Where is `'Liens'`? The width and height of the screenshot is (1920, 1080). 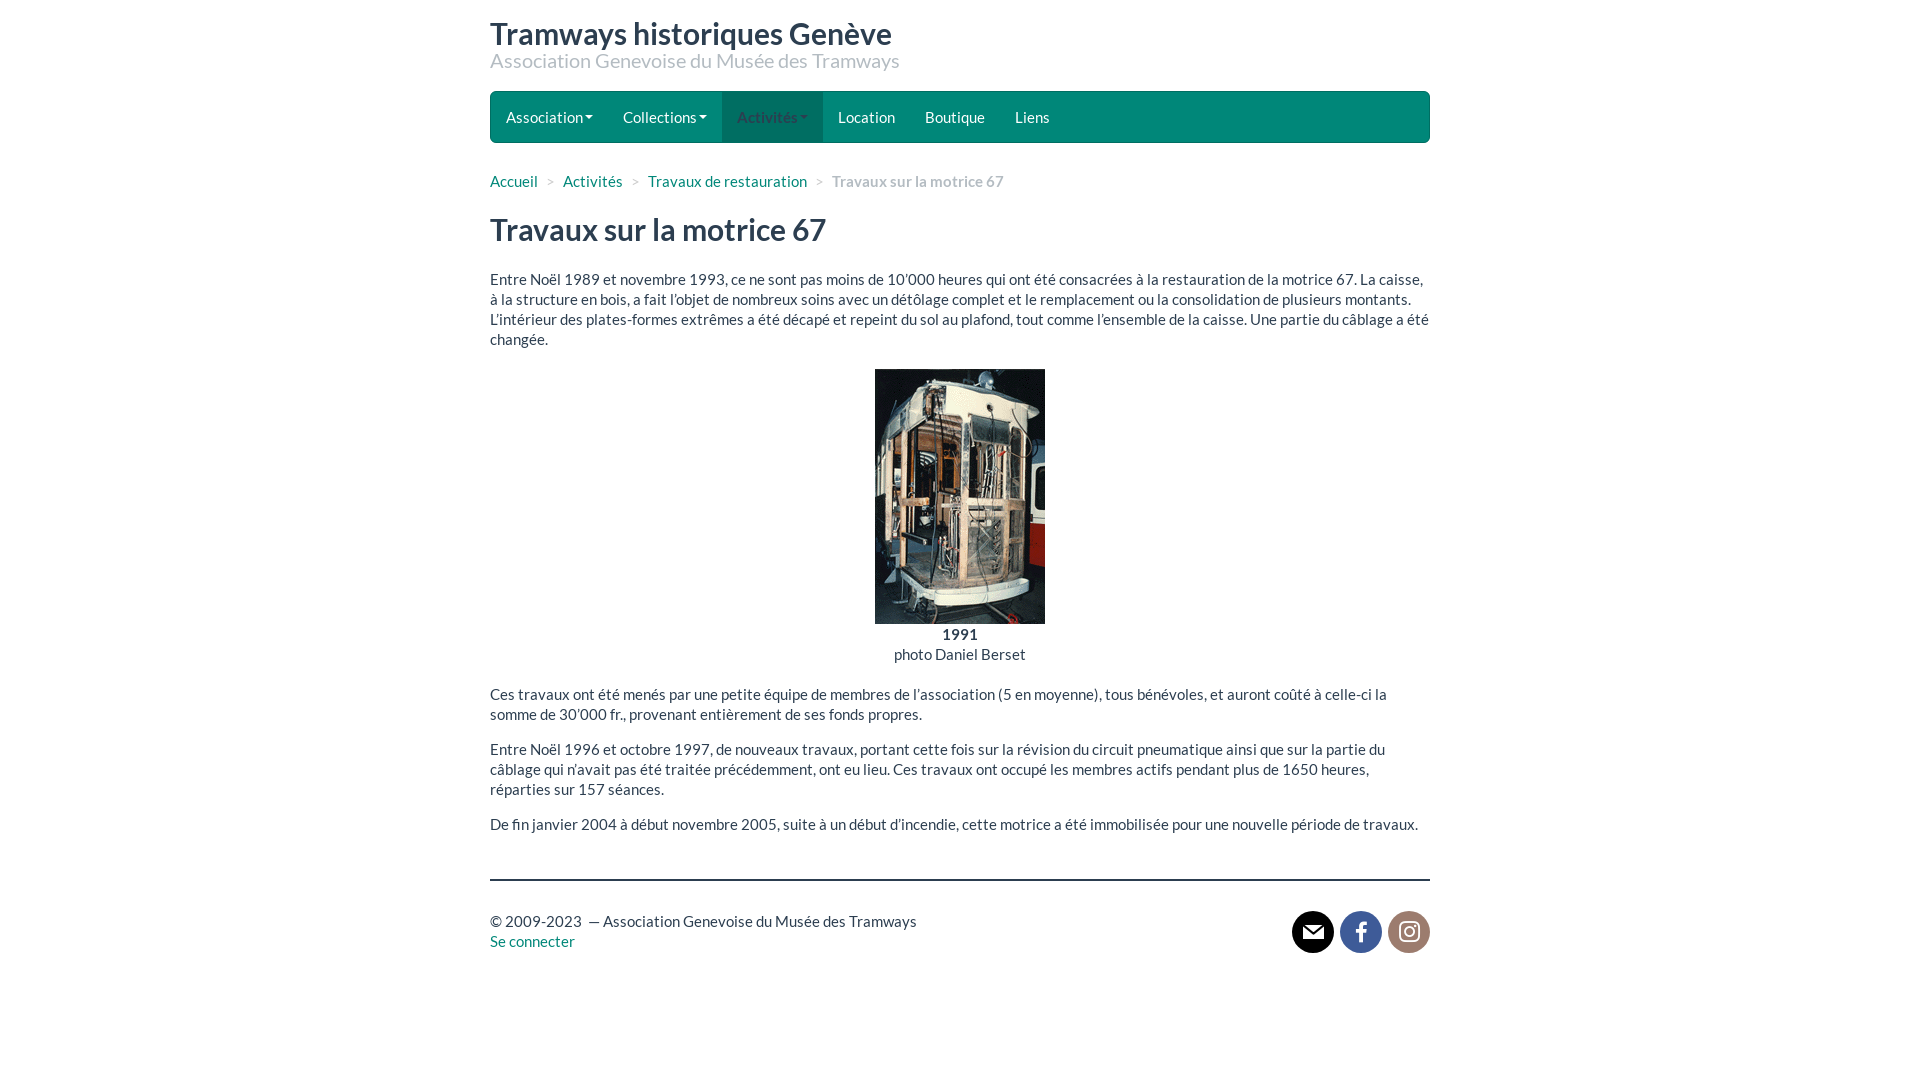
'Liens' is located at coordinates (1032, 116).